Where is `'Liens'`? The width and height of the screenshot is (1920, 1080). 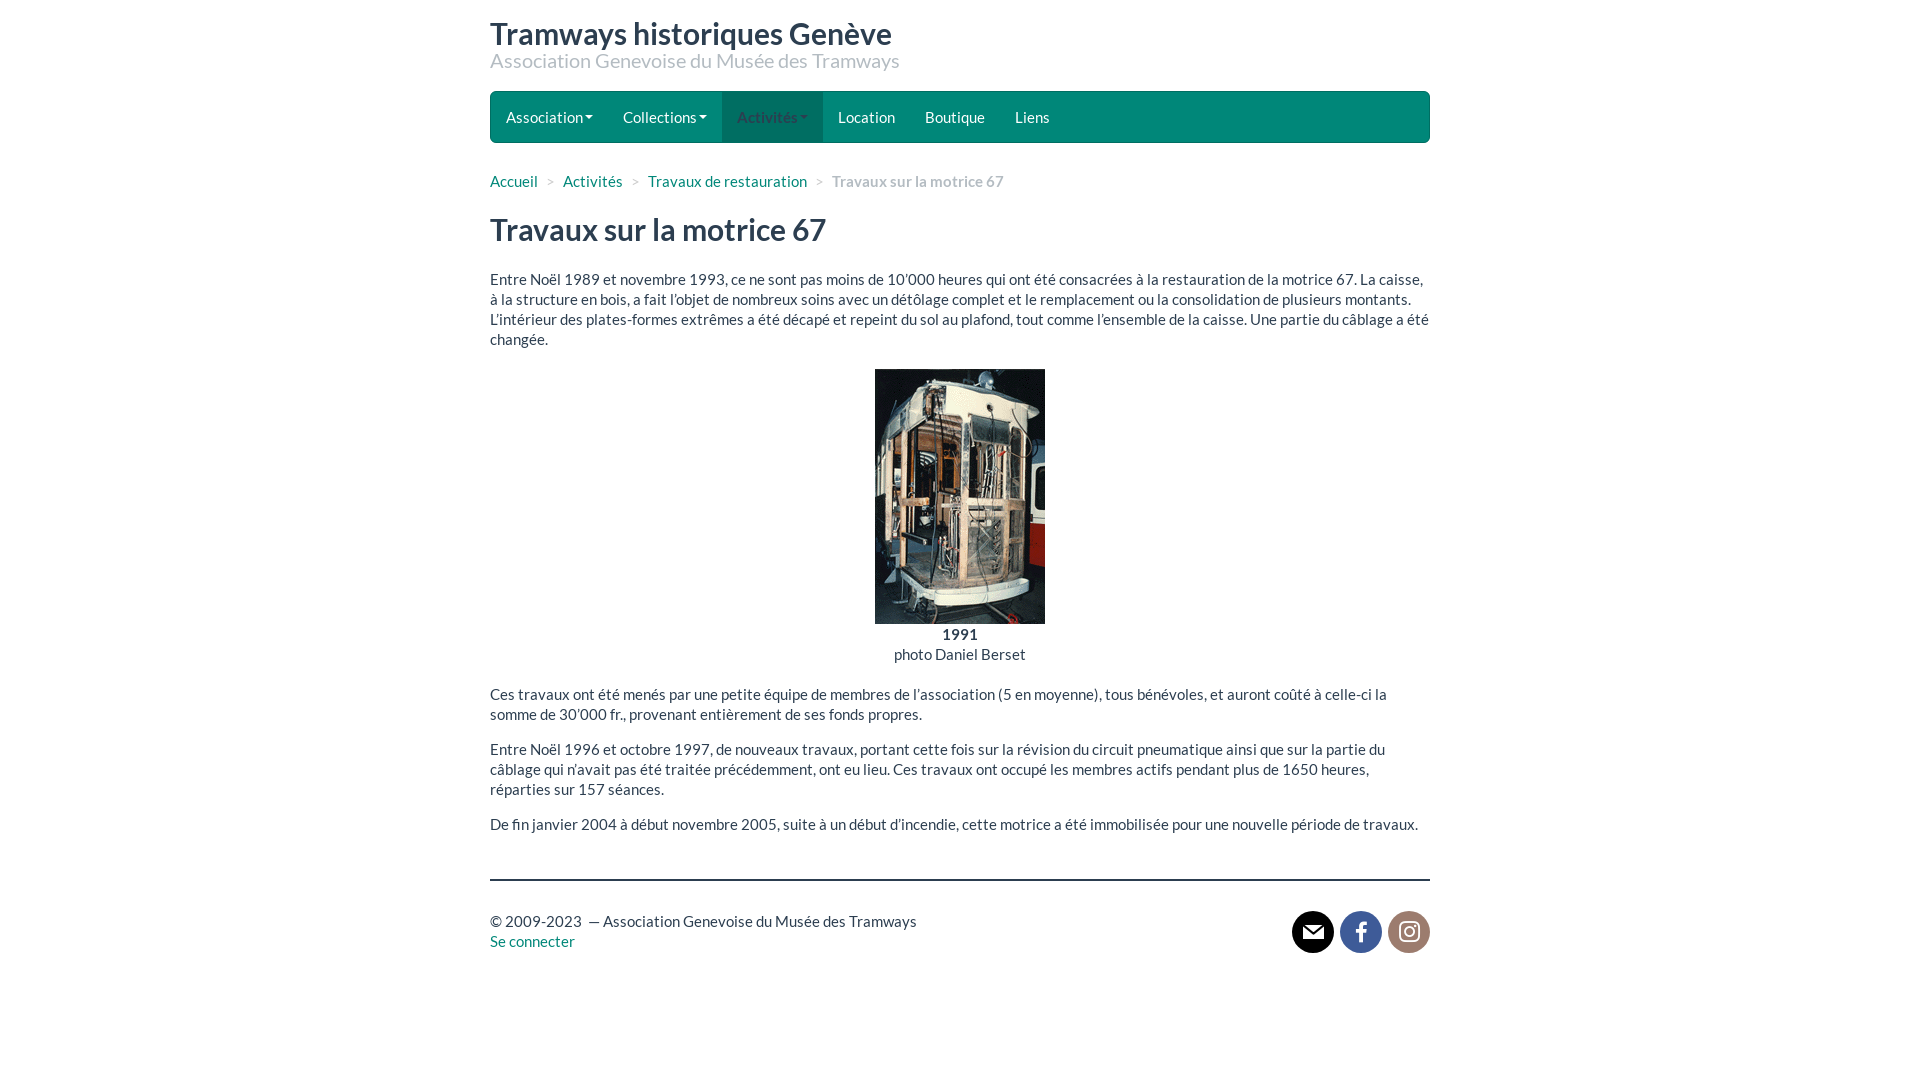
'Liens' is located at coordinates (1032, 116).